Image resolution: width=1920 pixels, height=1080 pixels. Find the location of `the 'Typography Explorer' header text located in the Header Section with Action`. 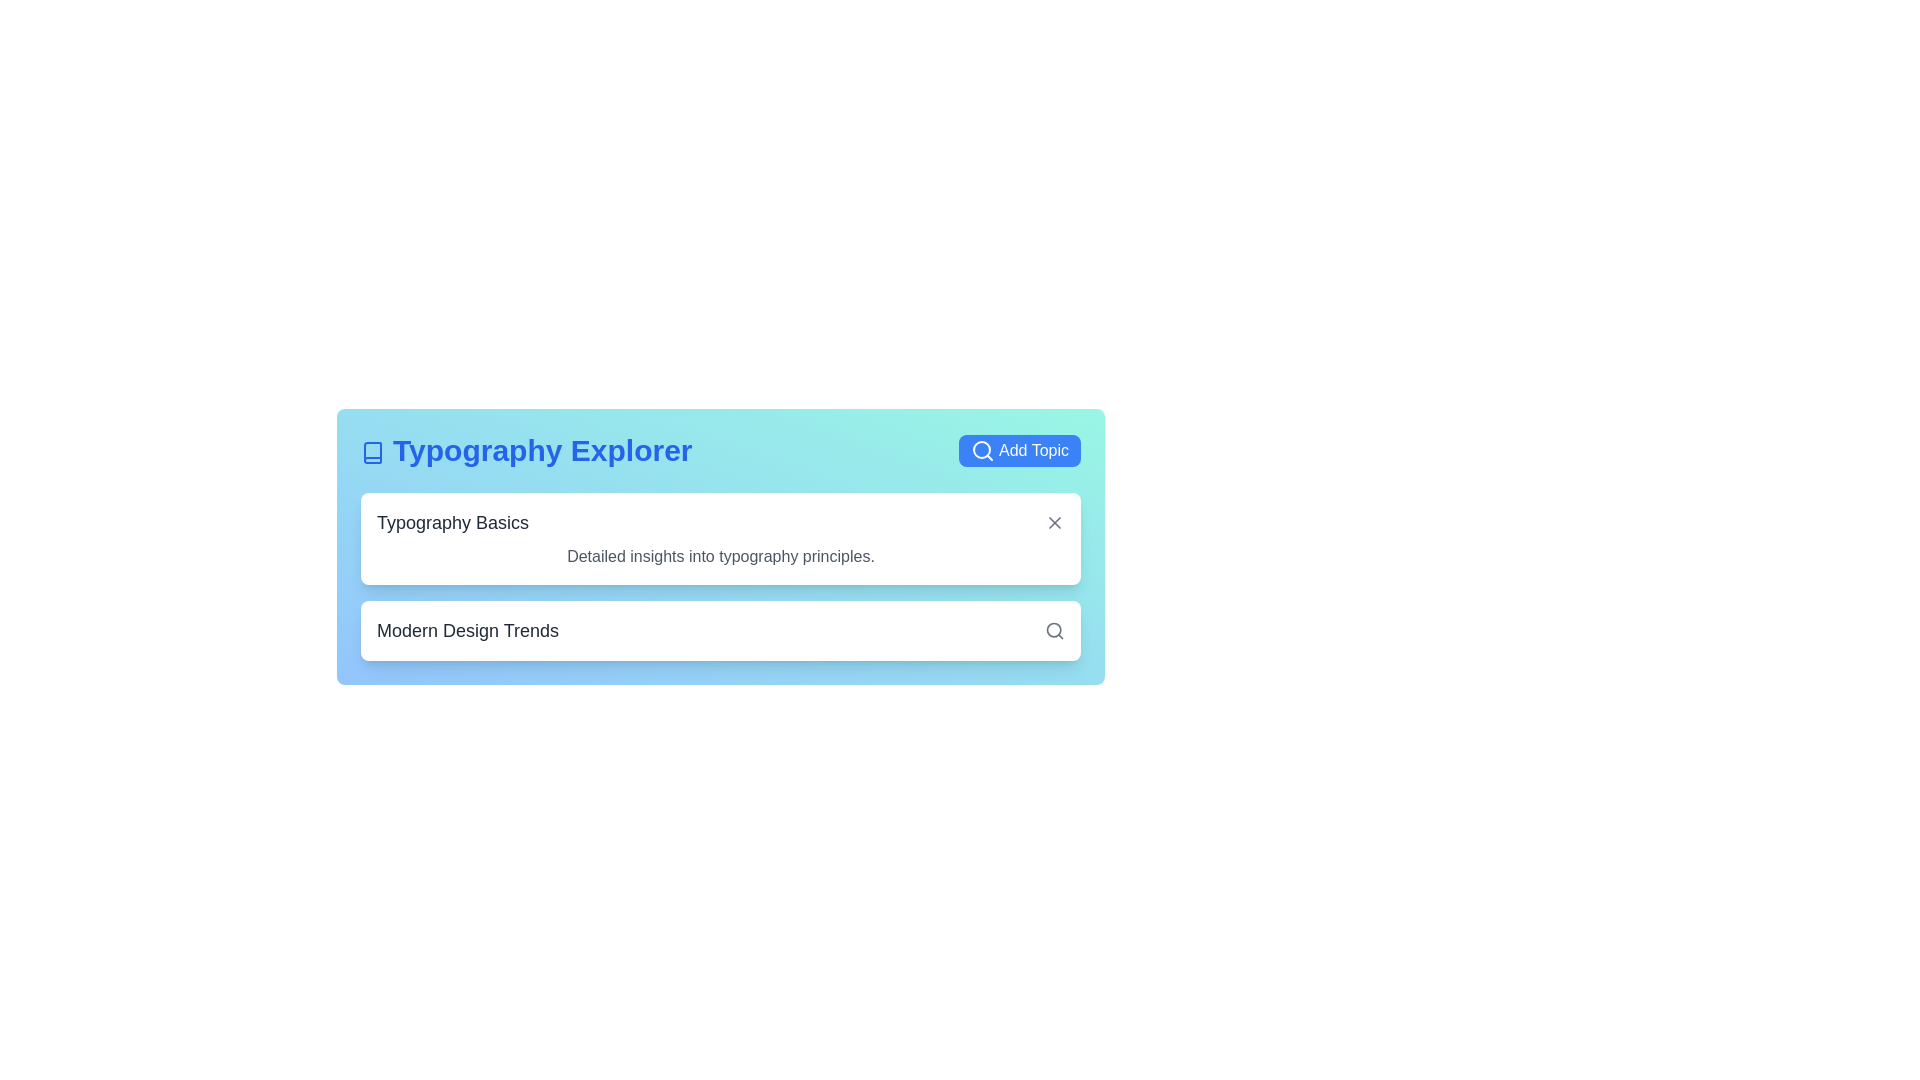

the 'Typography Explorer' header text located in the Header Section with Action is located at coordinates (720, 451).